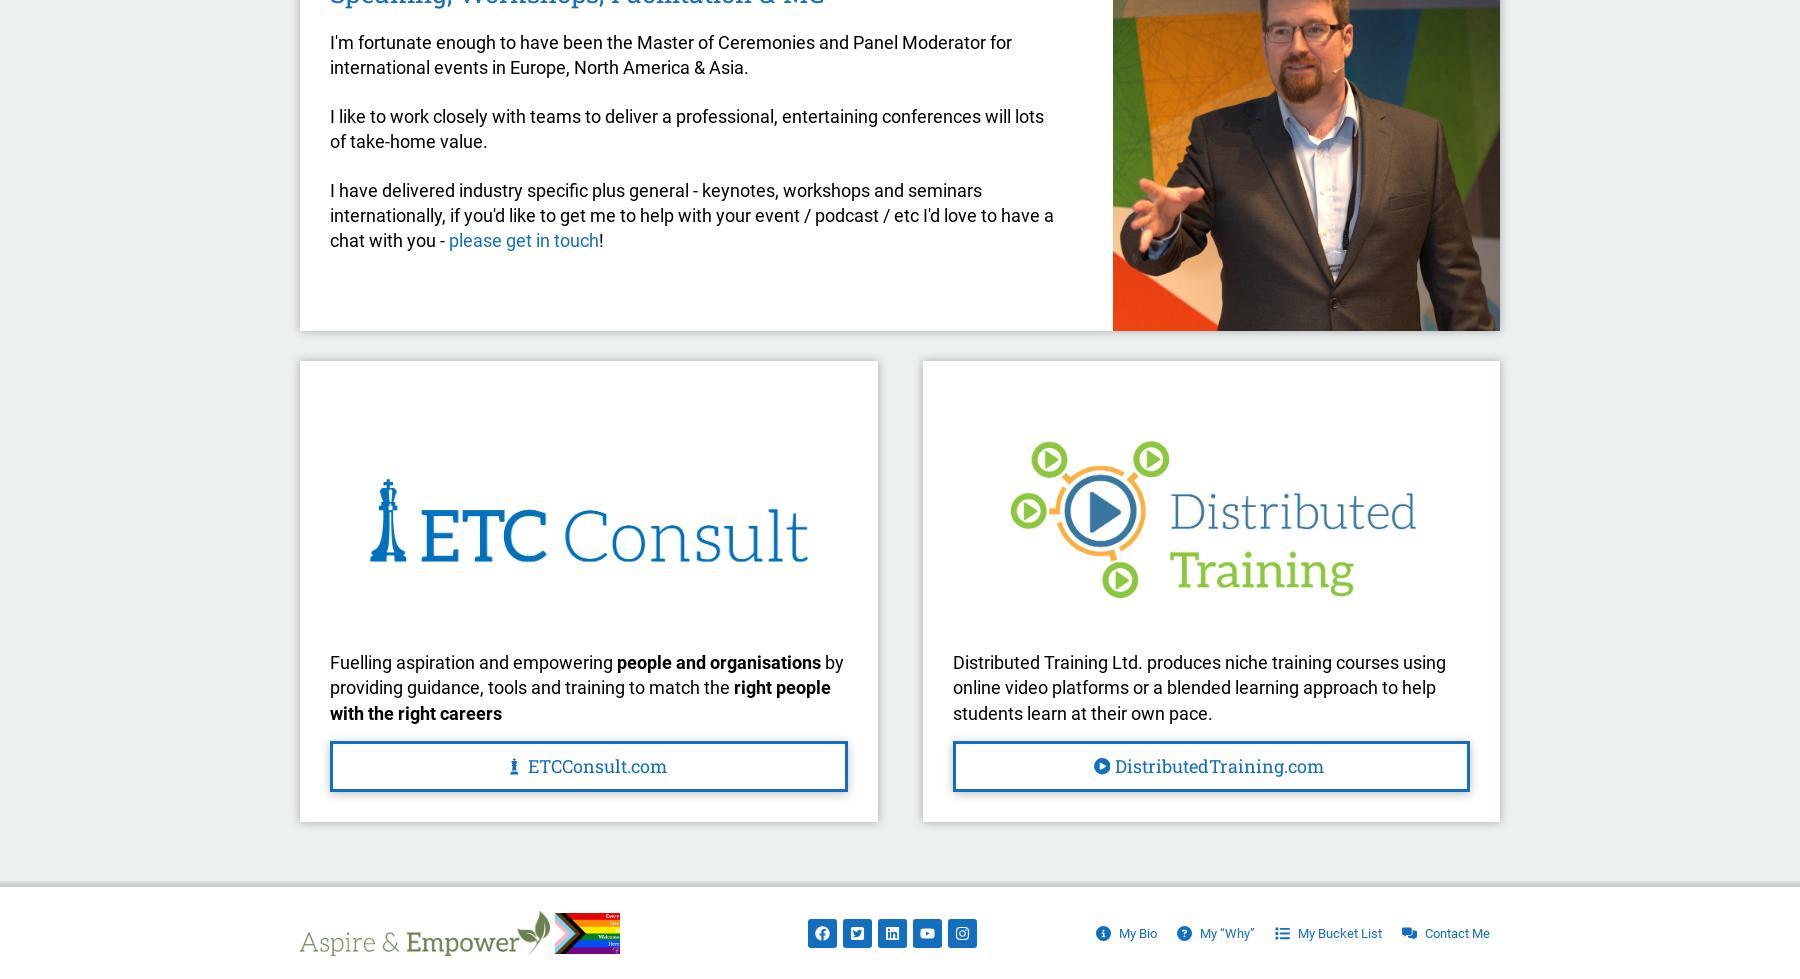  What do you see at coordinates (601, 239) in the screenshot?
I see `'!'` at bounding box center [601, 239].